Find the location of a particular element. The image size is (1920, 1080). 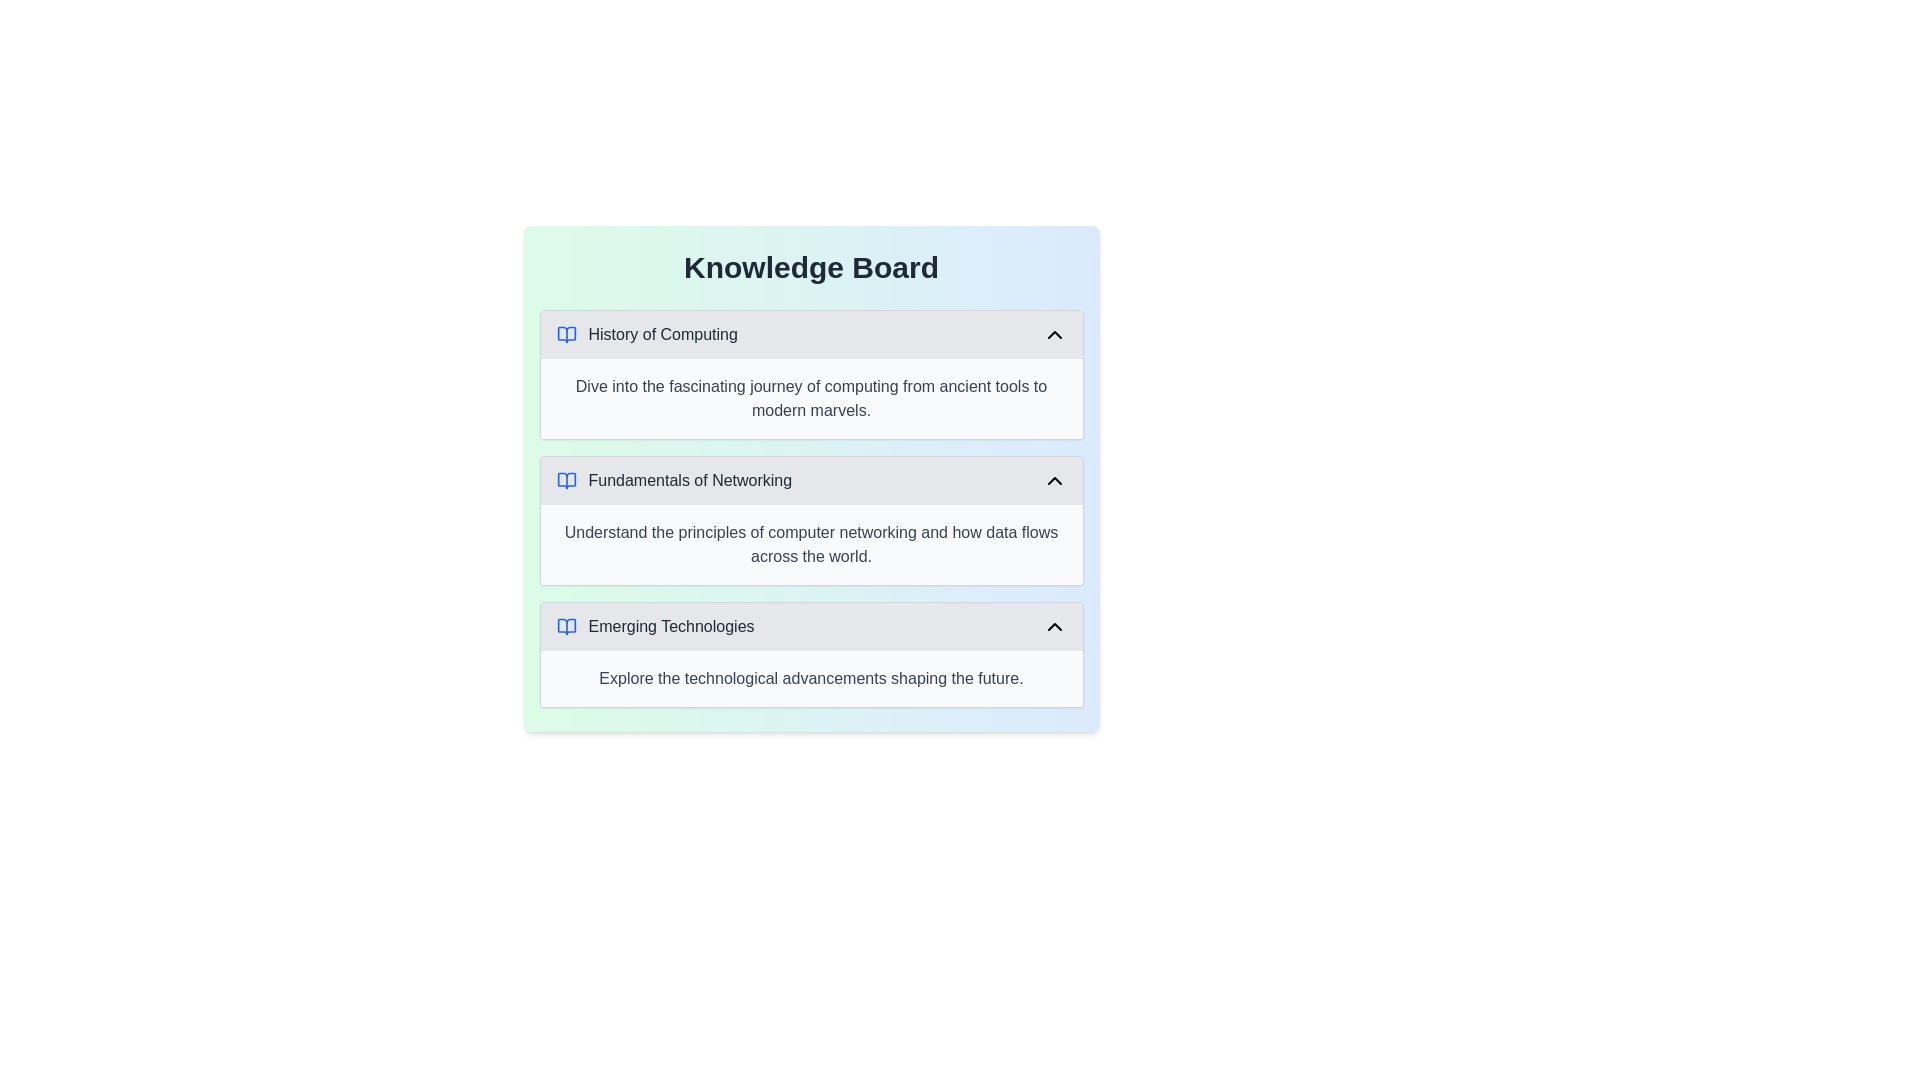

the upward-pointing chevron icon located in the upper-right corner of the 'Fundamentals of Networking' rectangle is located at coordinates (1053, 481).